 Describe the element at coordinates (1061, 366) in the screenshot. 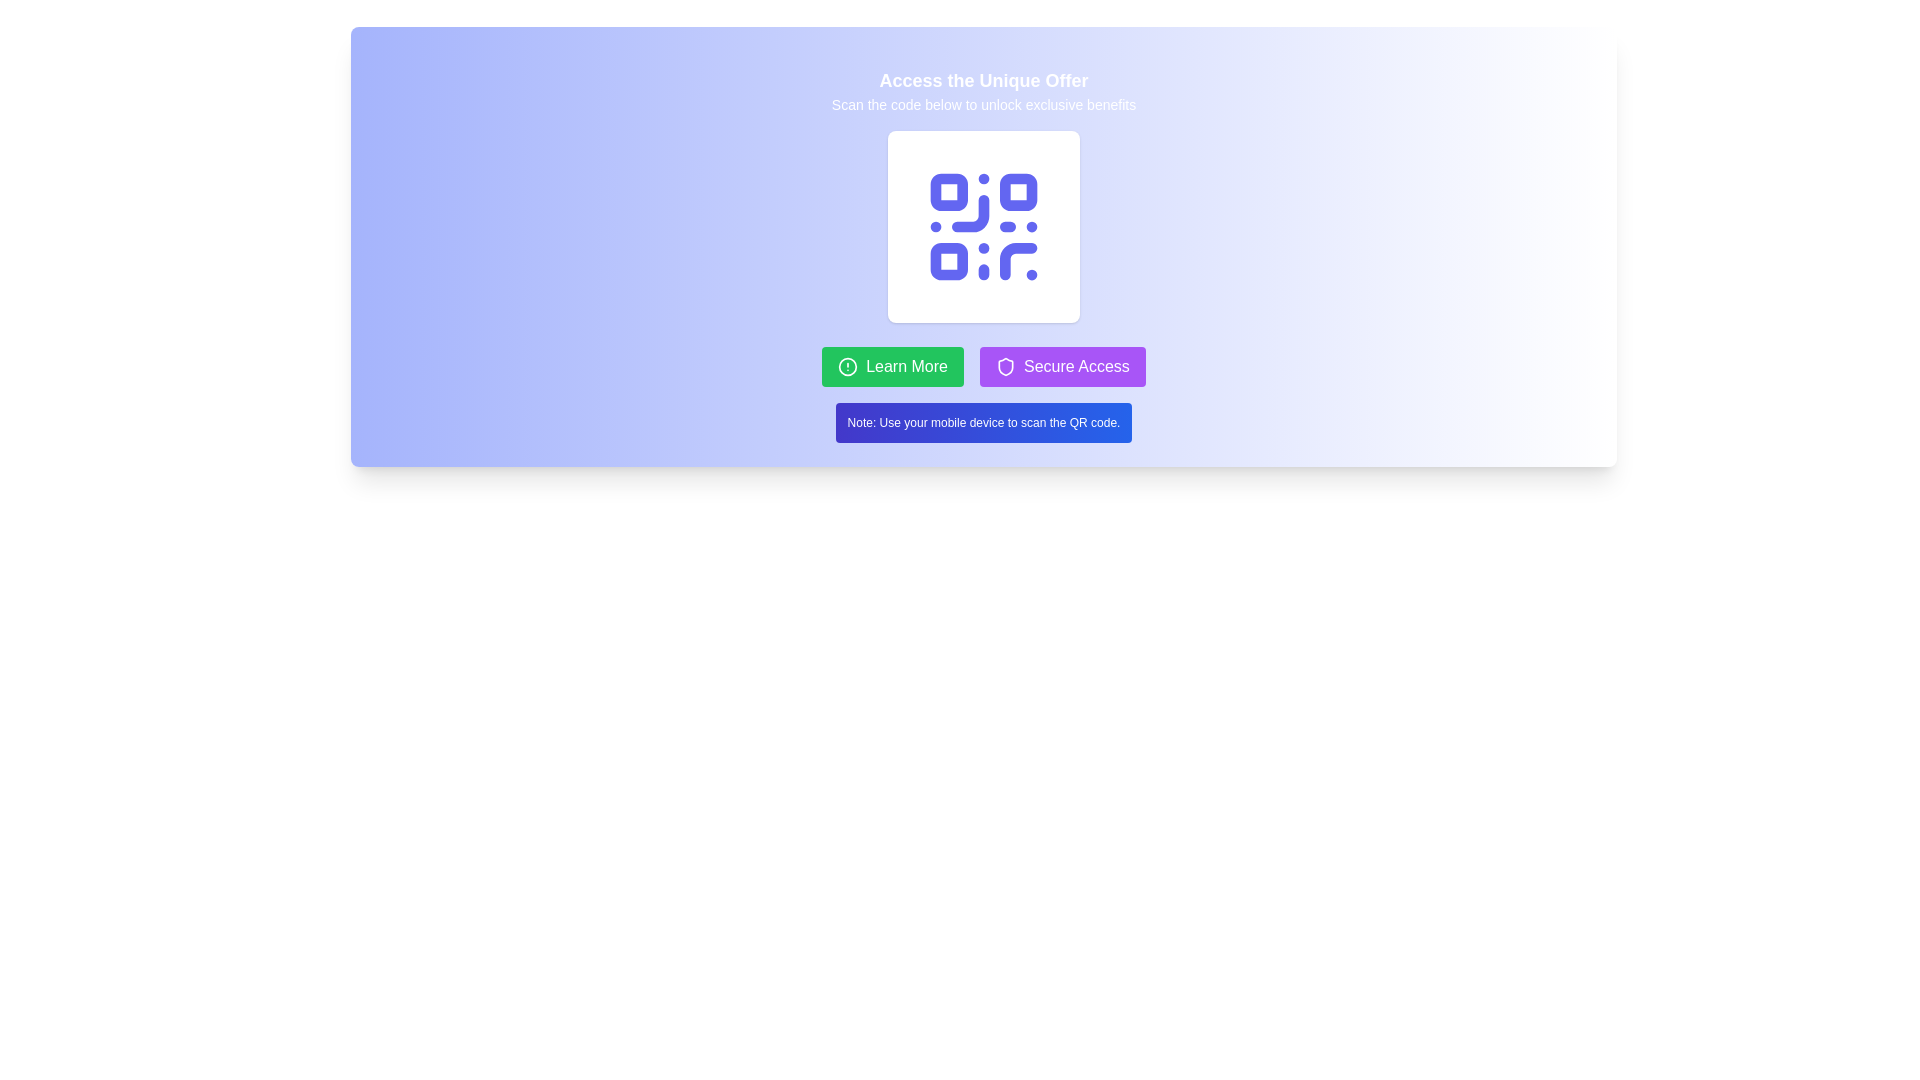

I see `the secure access button located beneath the central QR code, positioned to the right of the 'Learn More' button` at that location.